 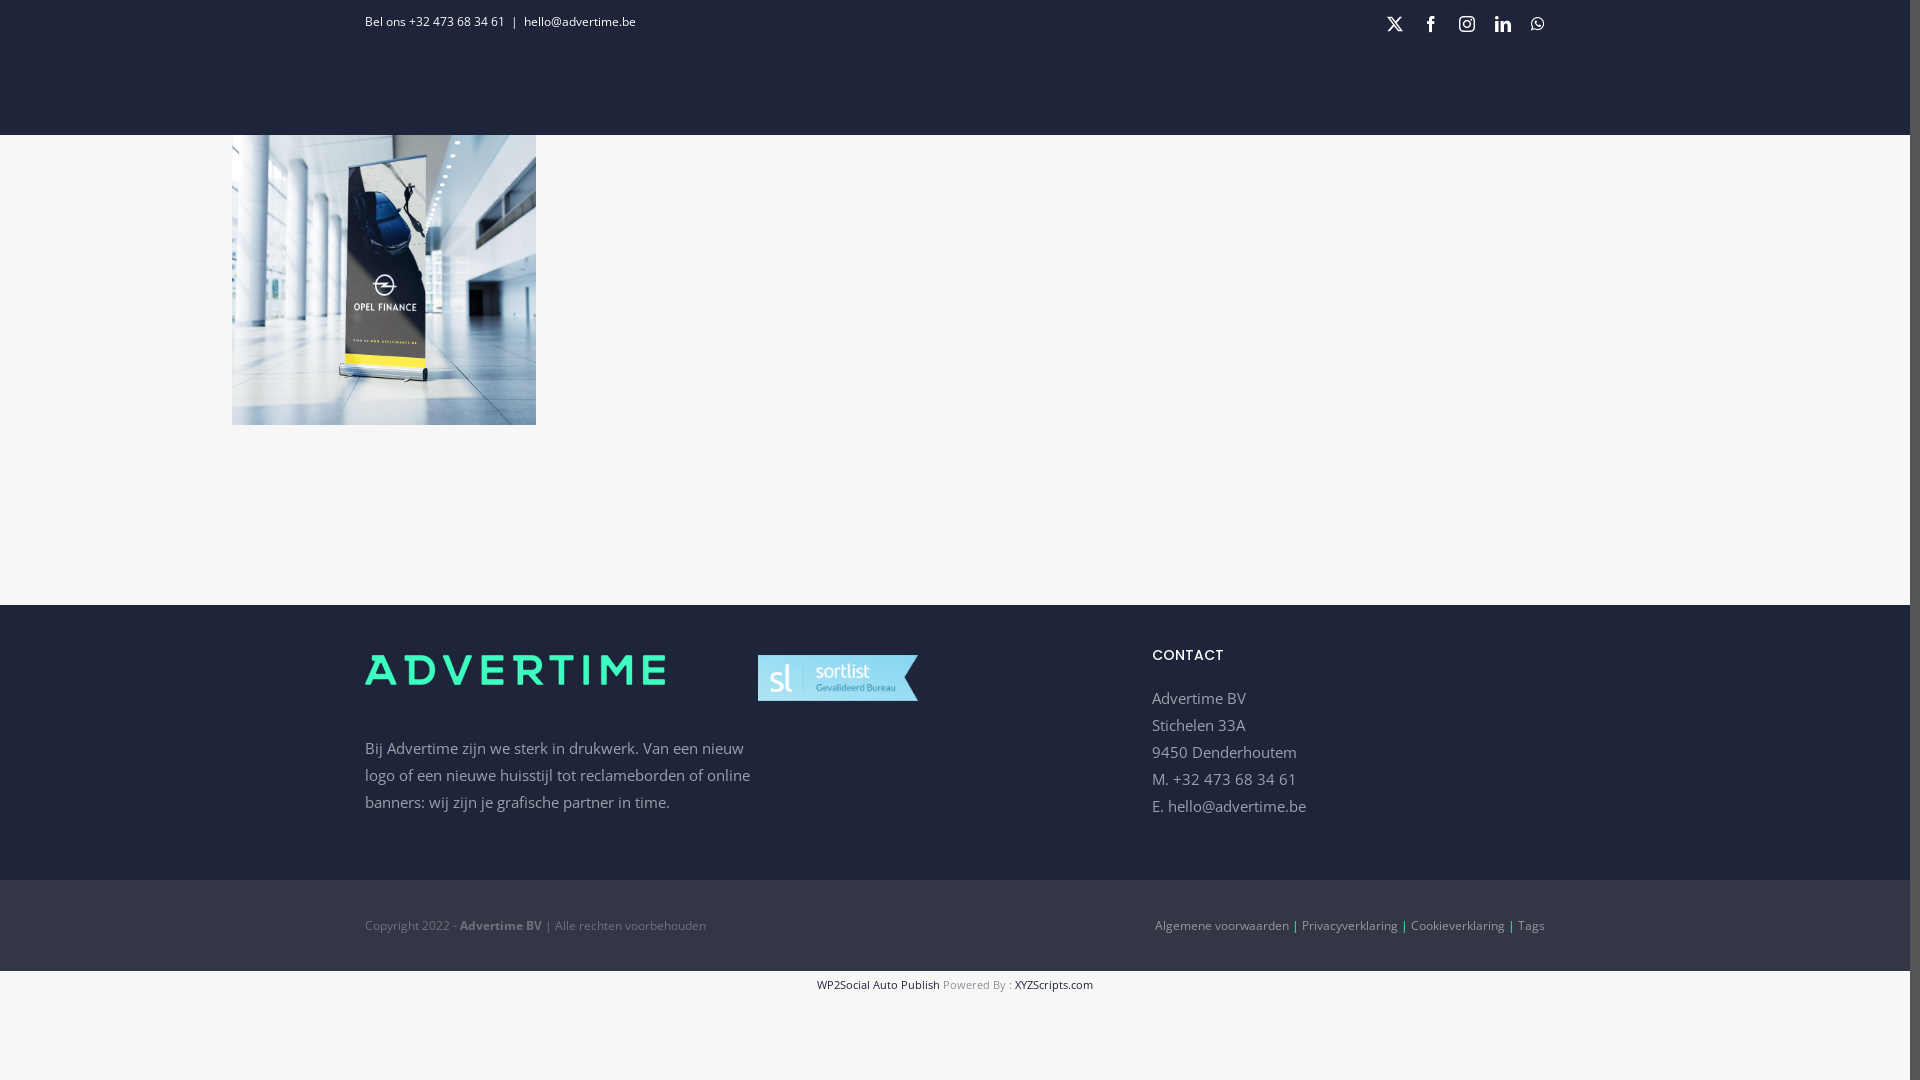 What do you see at coordinates (1536, 23) in the screenshot?
I see `'WhatsApp'` at bounding box center [1536, 23].